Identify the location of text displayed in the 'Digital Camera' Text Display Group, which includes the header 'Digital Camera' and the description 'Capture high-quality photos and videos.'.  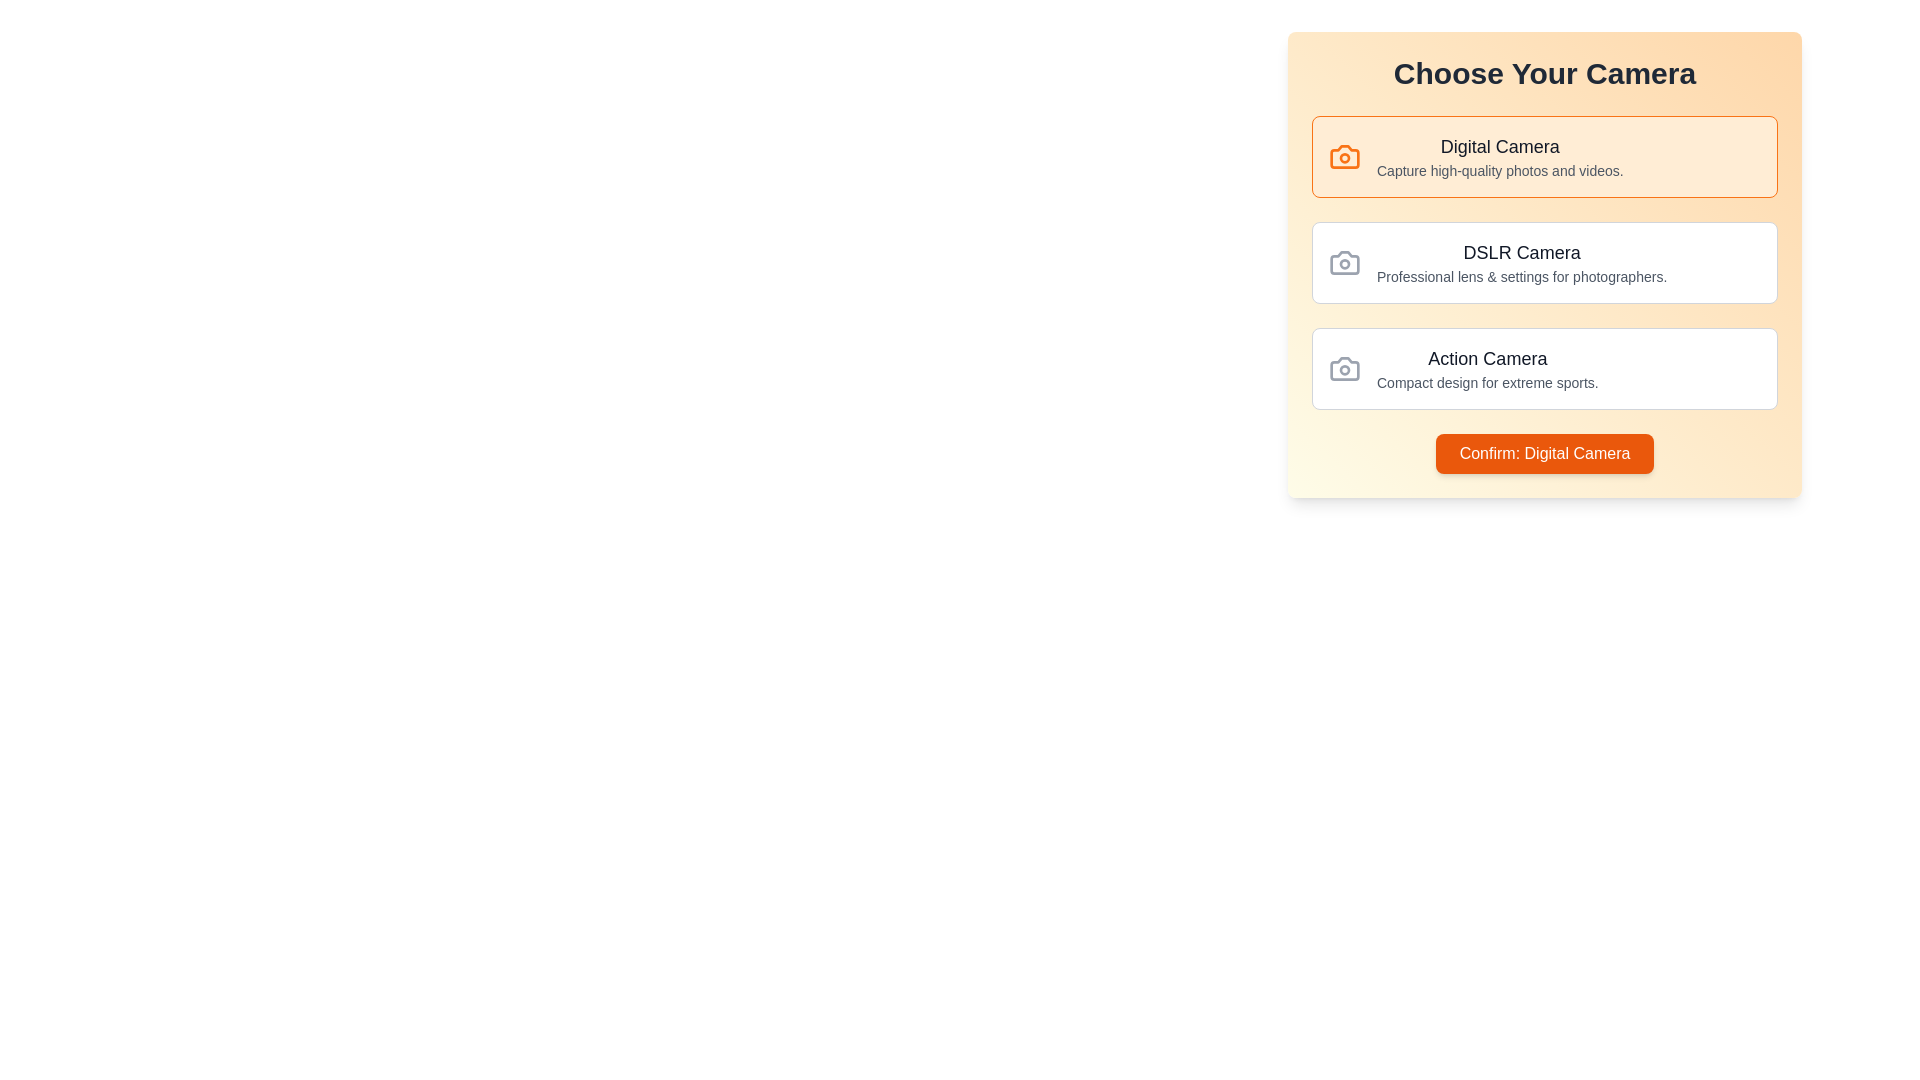
(1500, 156).